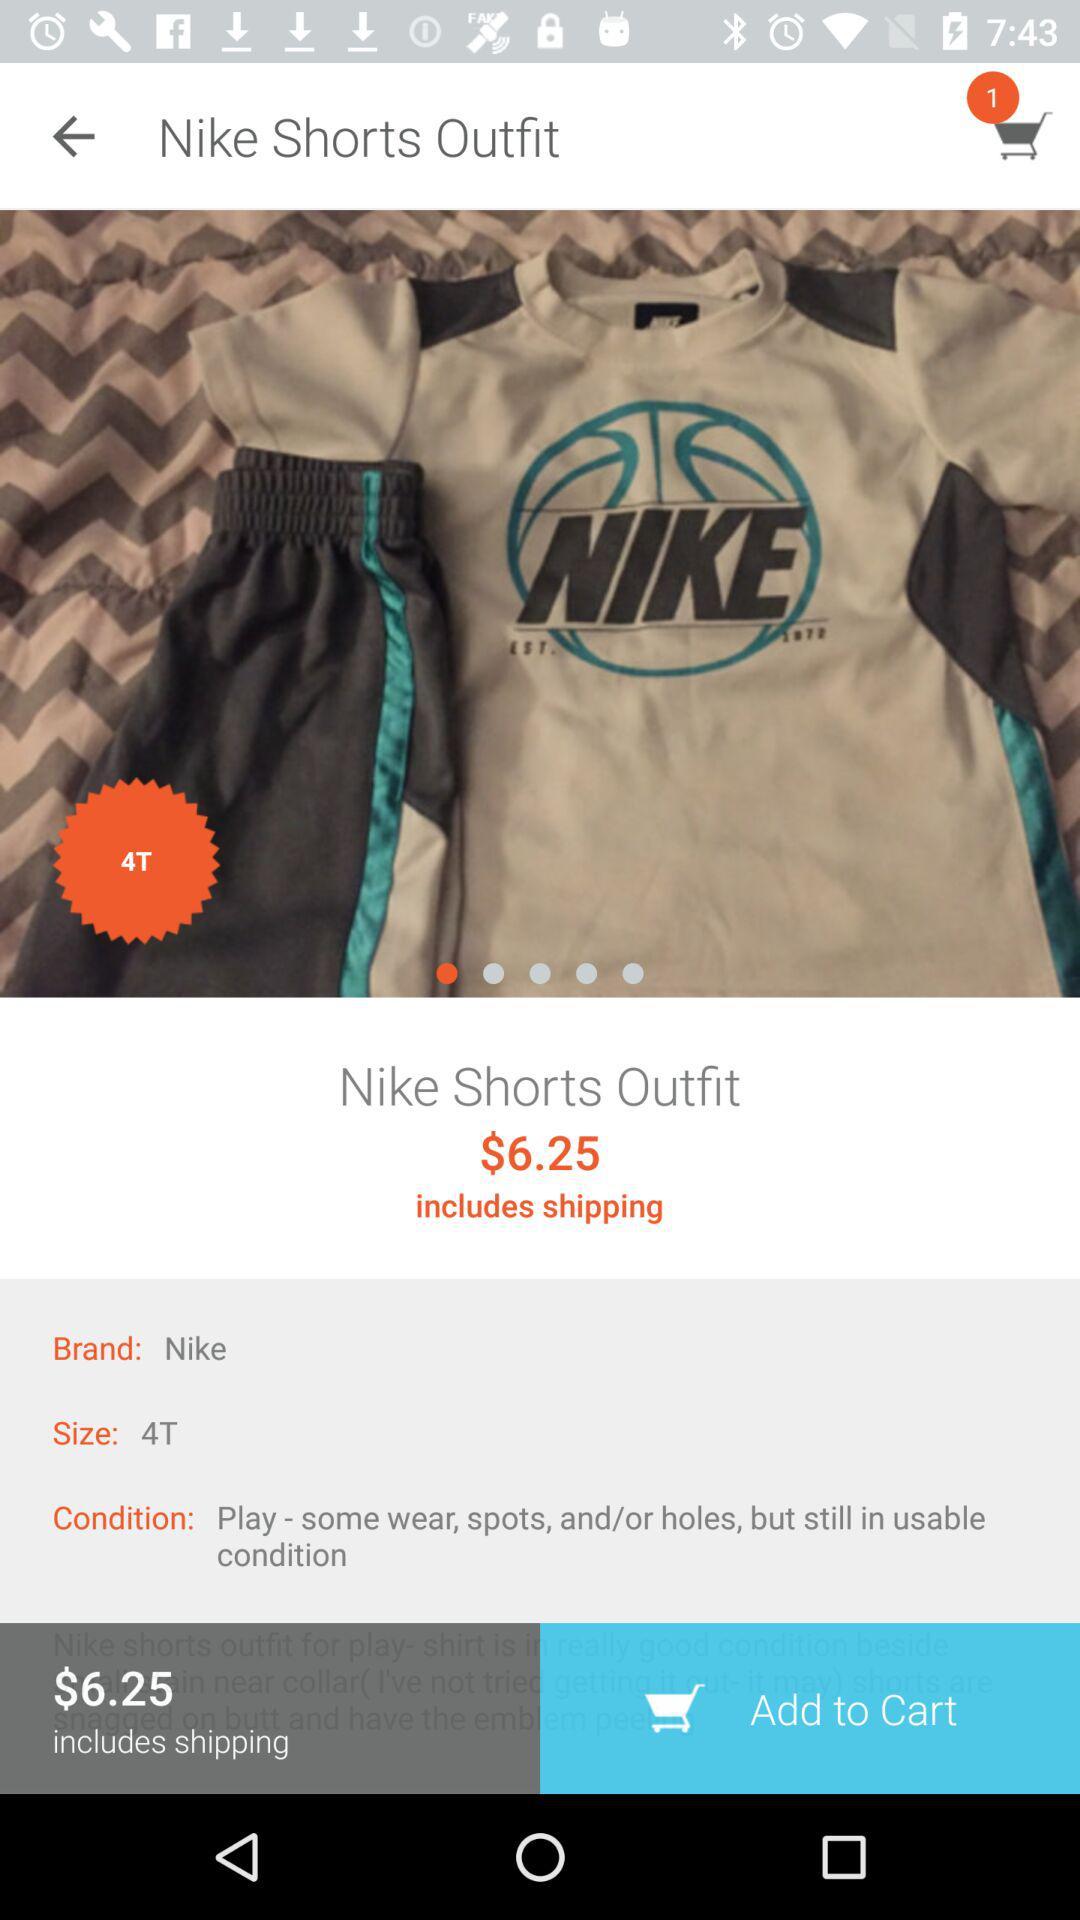  What do you see at coordinates (72, 135) in the screenshot?
I see `the item next to nike shorts outfit` at bounding box center [72, 135].